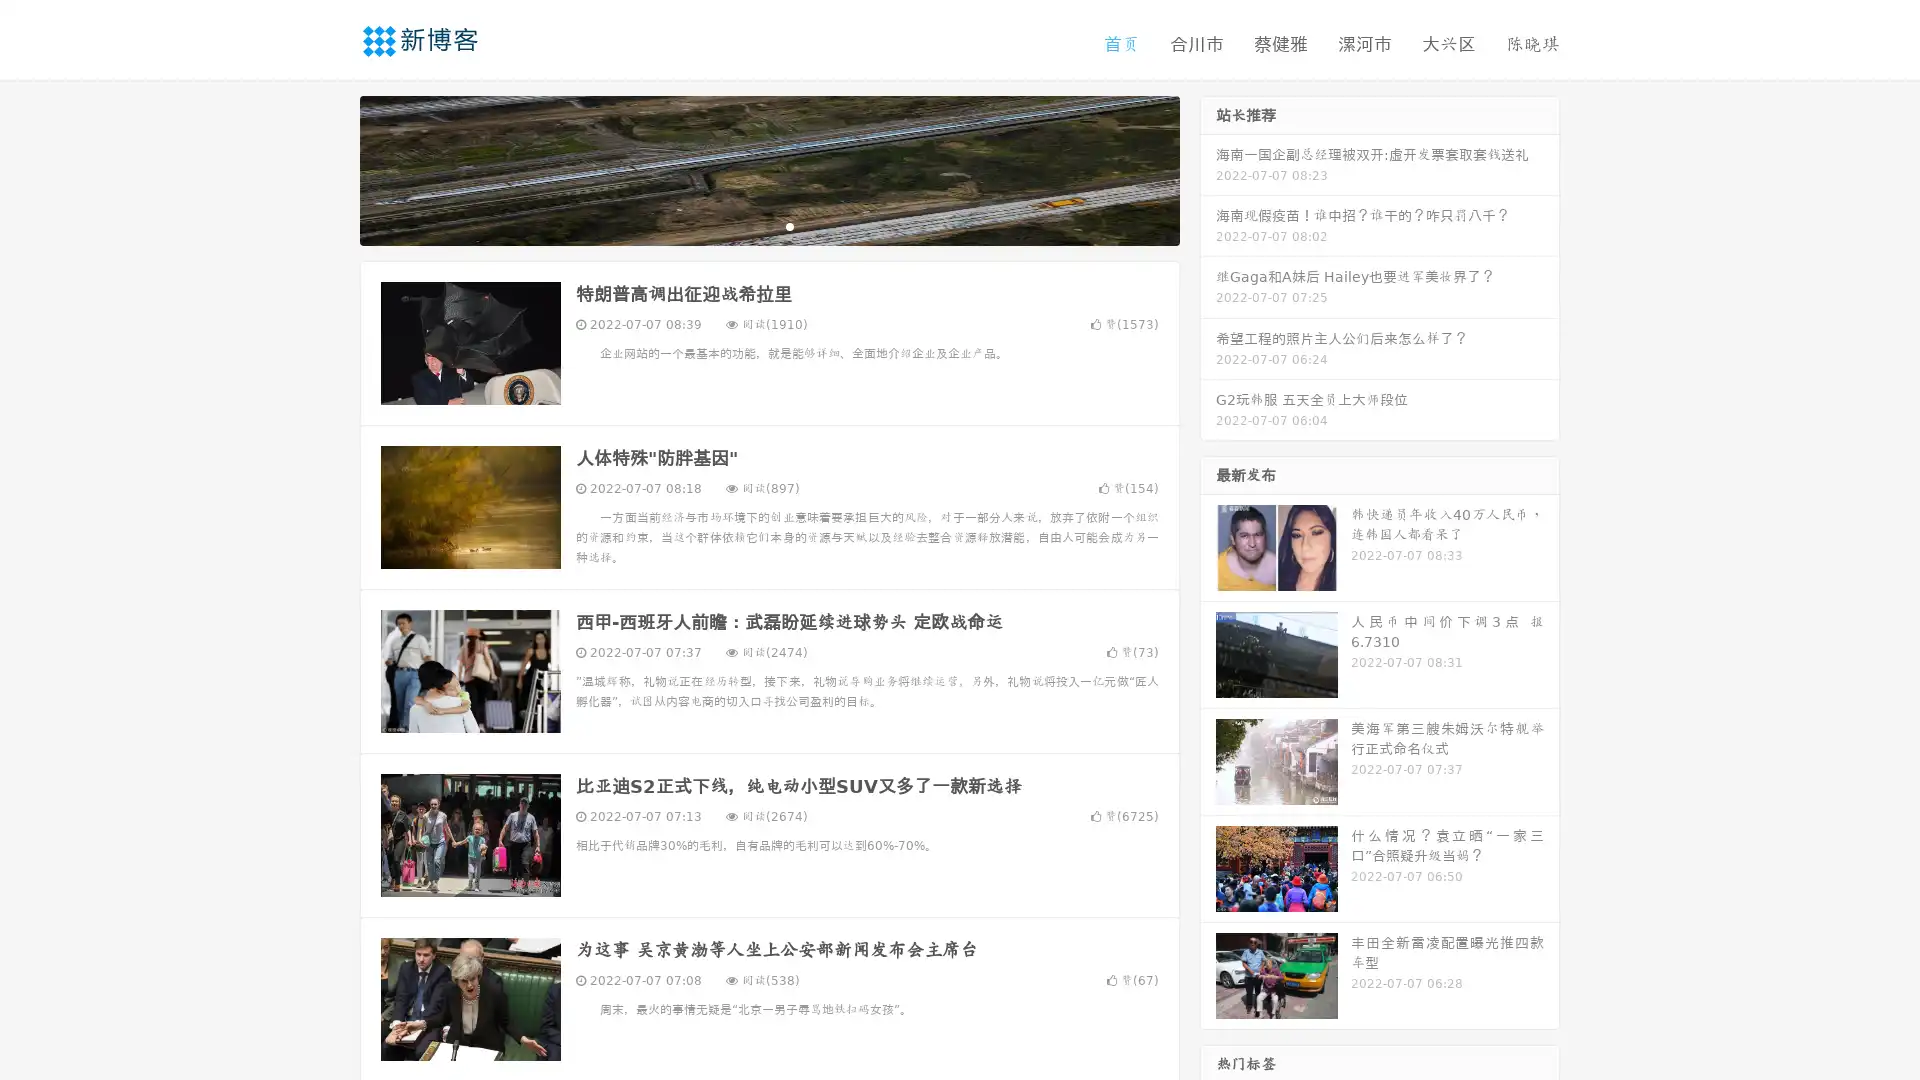  Describe the element at coordinates (789, 225) in the screenshot. I see `Go to slide 3` at that location.